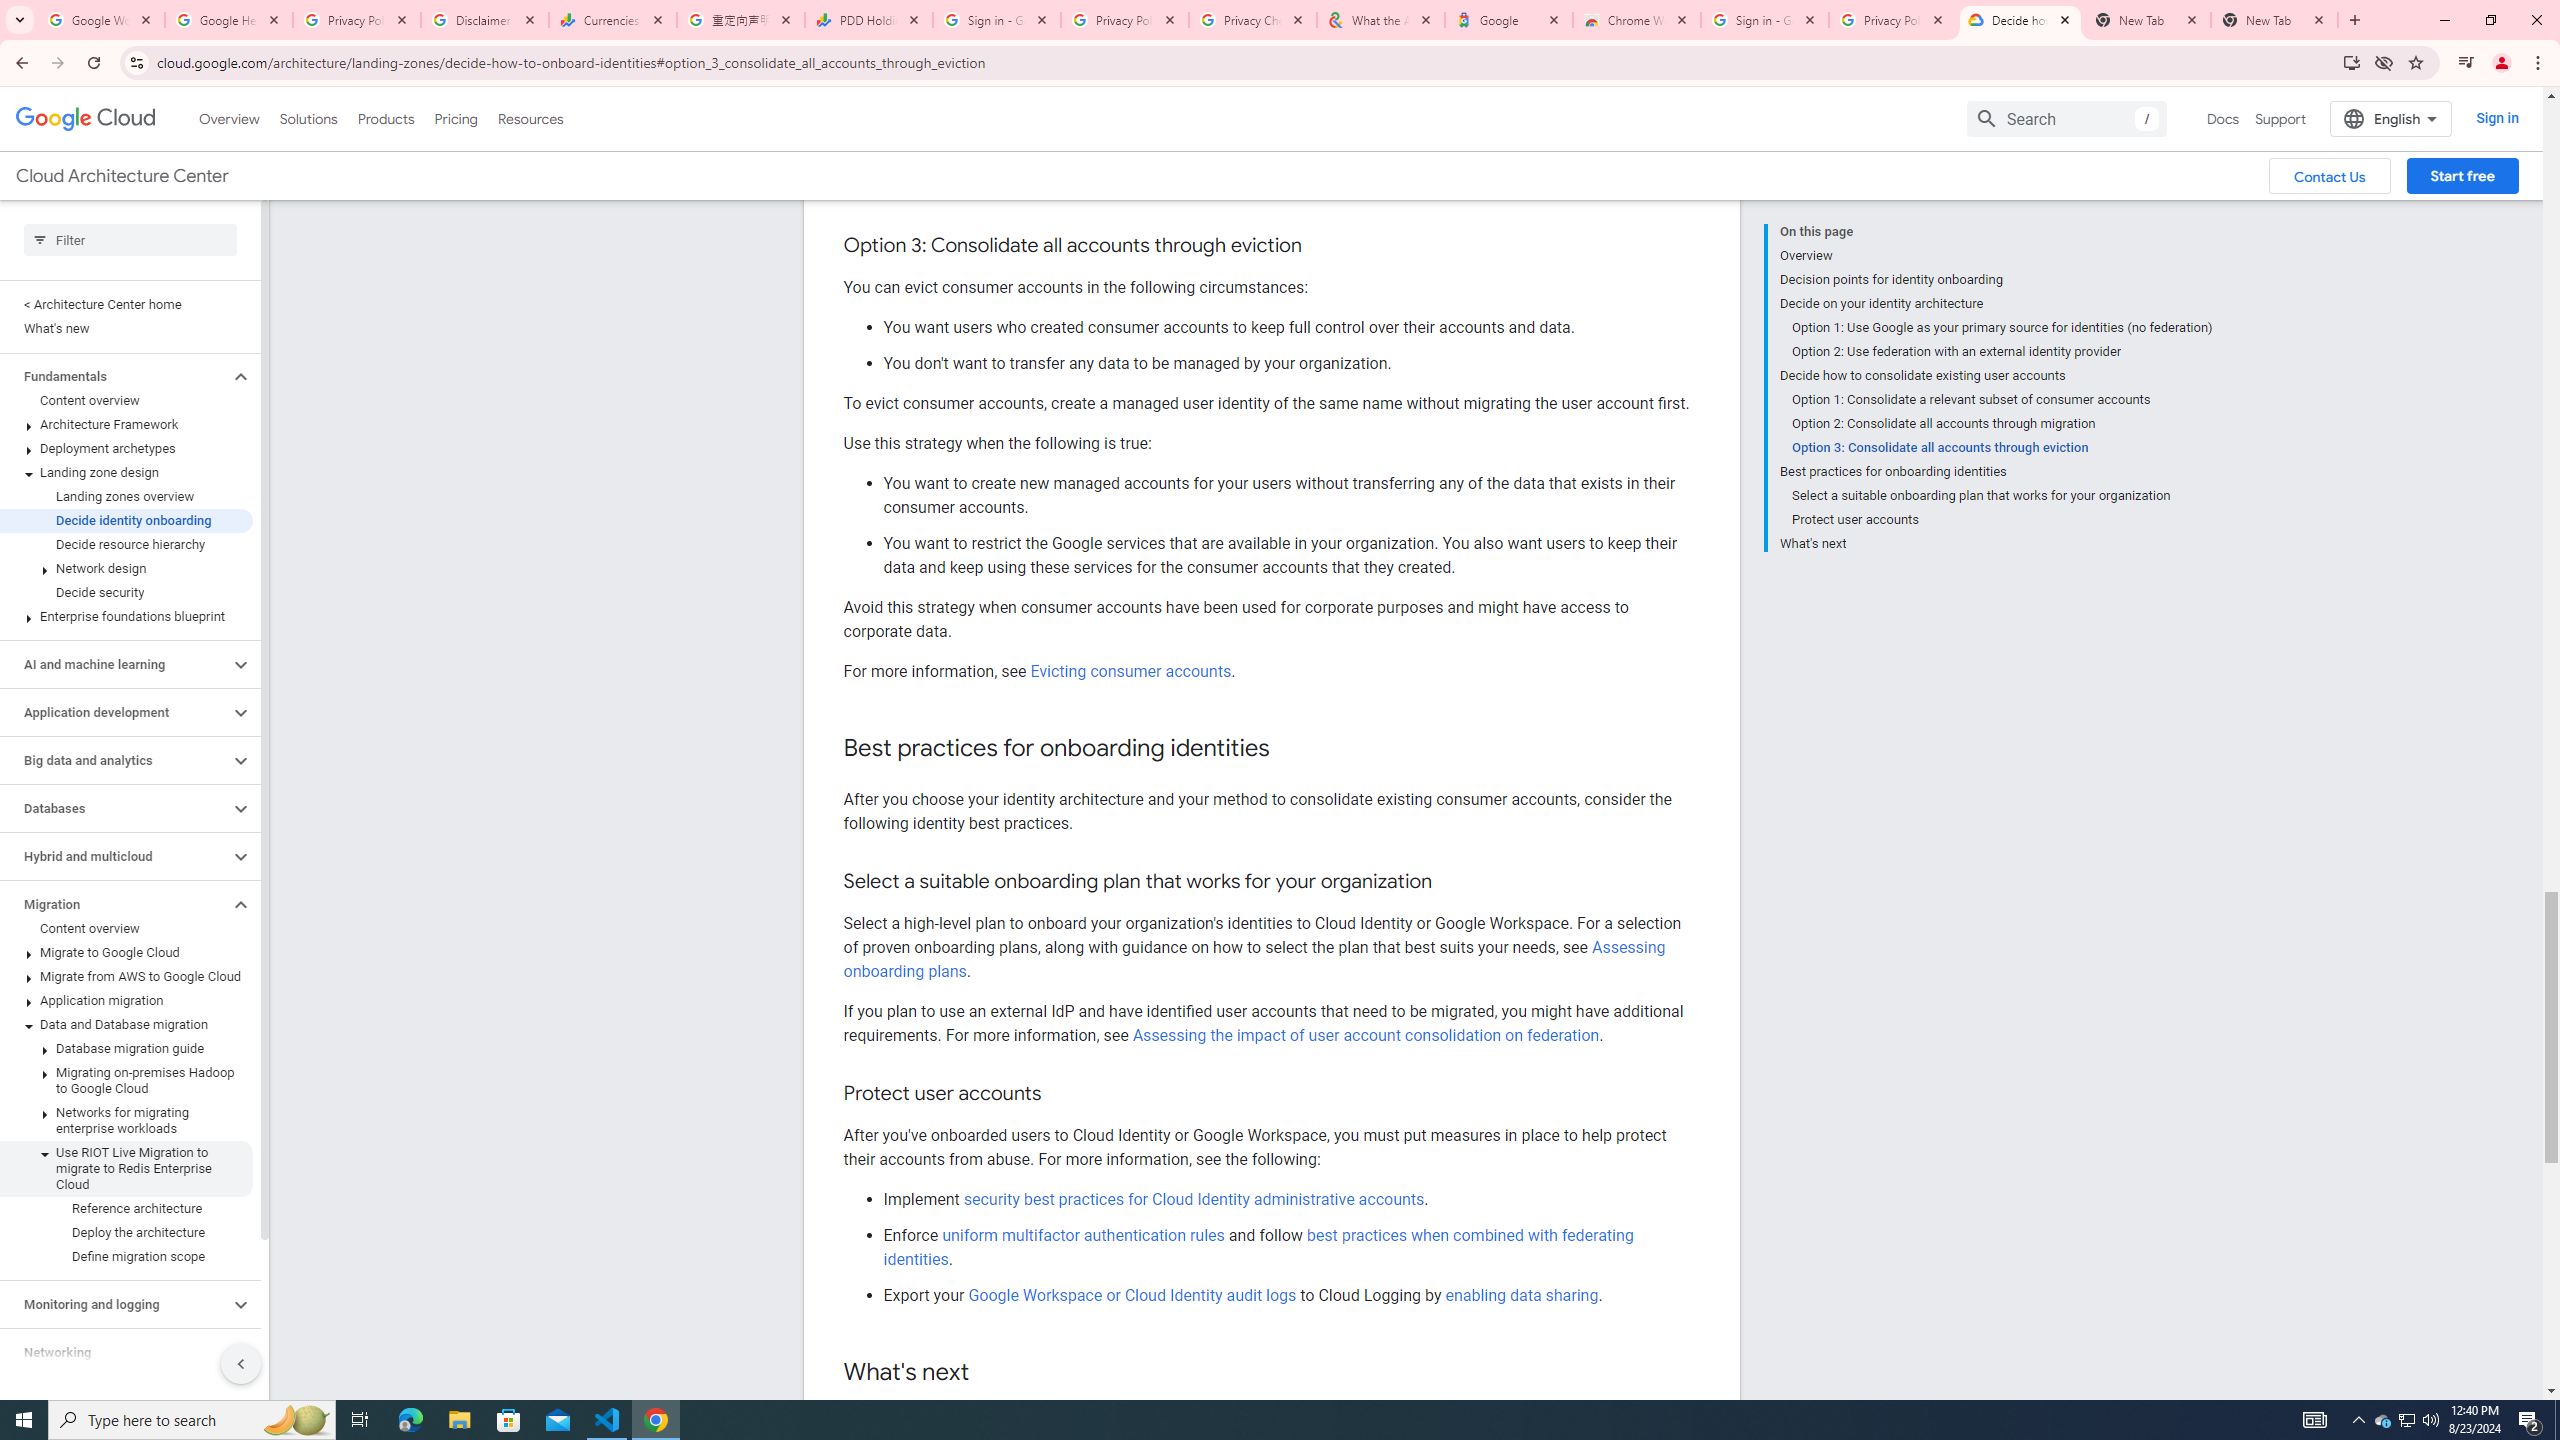 The image size is (2560, 1440). Describe the element at coordinates (1253, 958) in the screenshot. I see `'Assessing onboarding plans'` at that location.